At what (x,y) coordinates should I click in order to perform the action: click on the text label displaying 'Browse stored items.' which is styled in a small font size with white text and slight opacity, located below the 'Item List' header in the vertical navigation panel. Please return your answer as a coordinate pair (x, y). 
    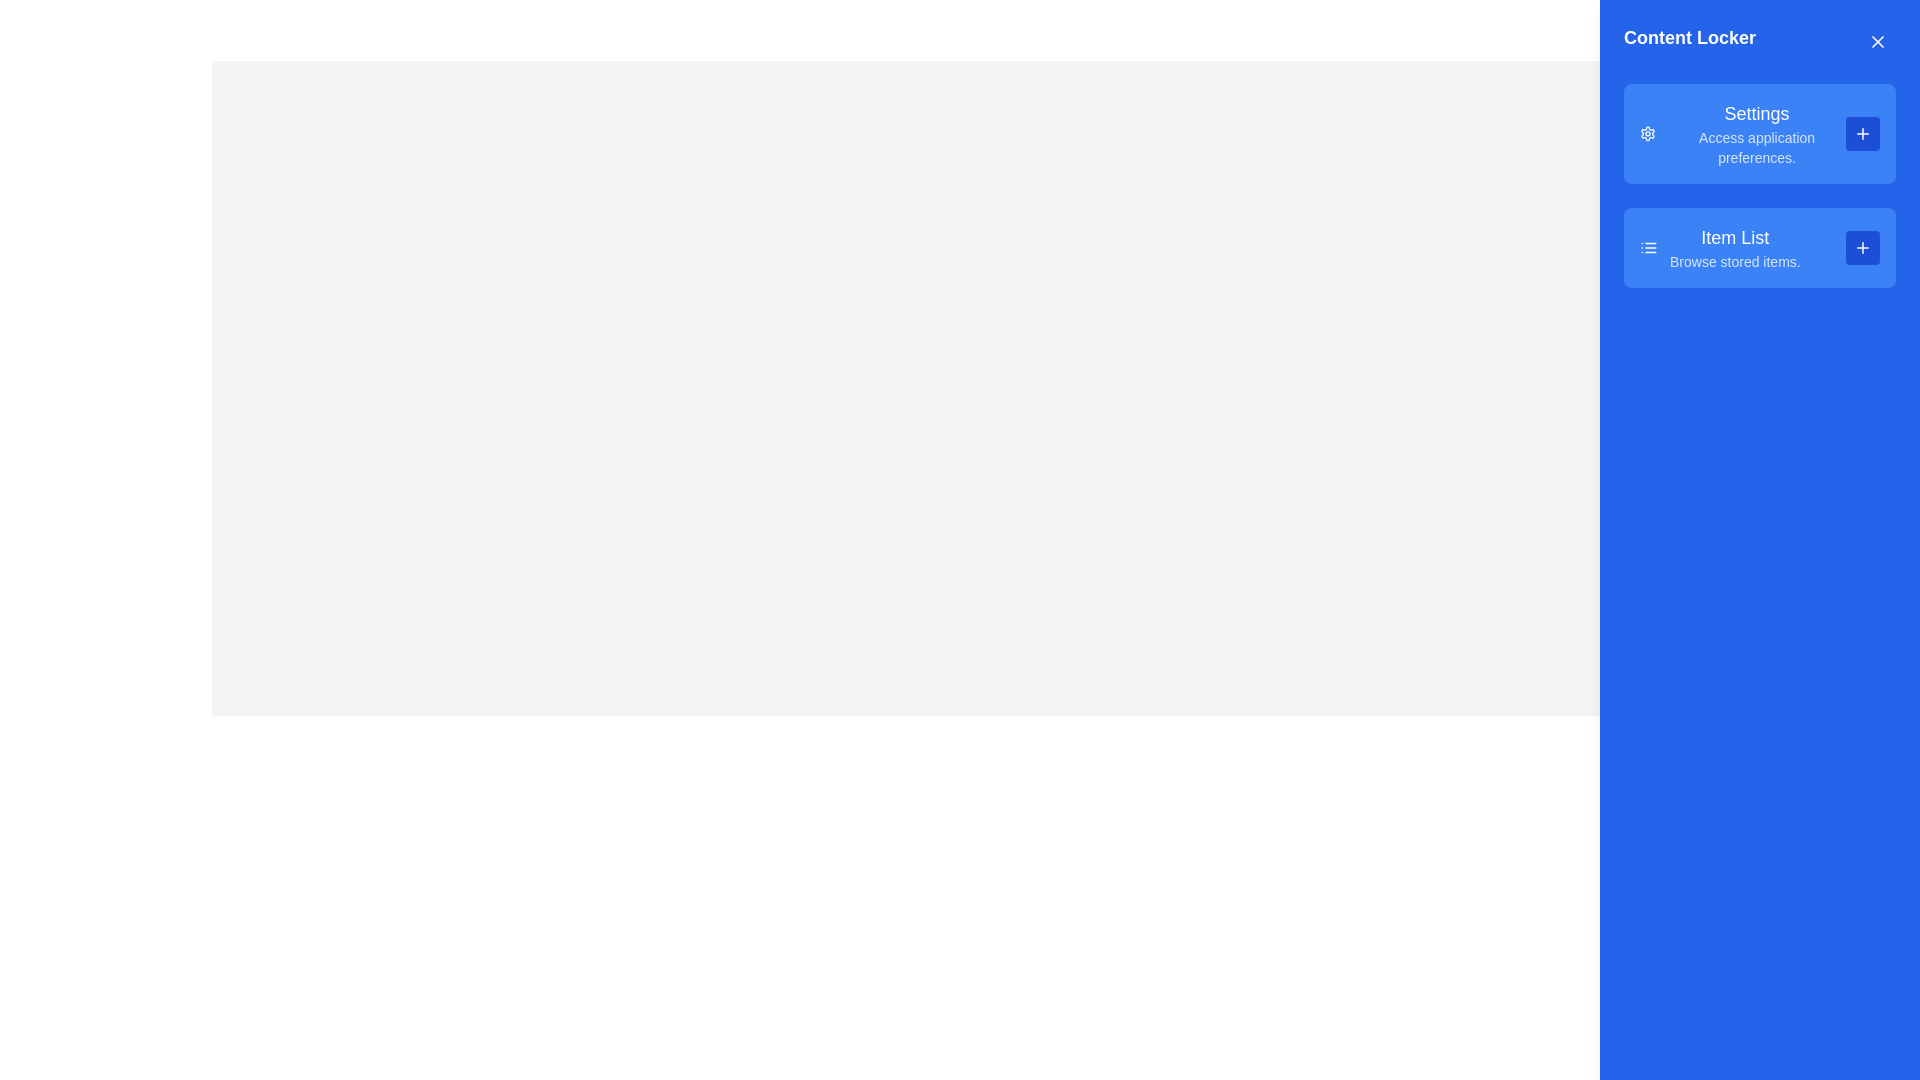
    Looking at the image, I should click on (1734, 261).